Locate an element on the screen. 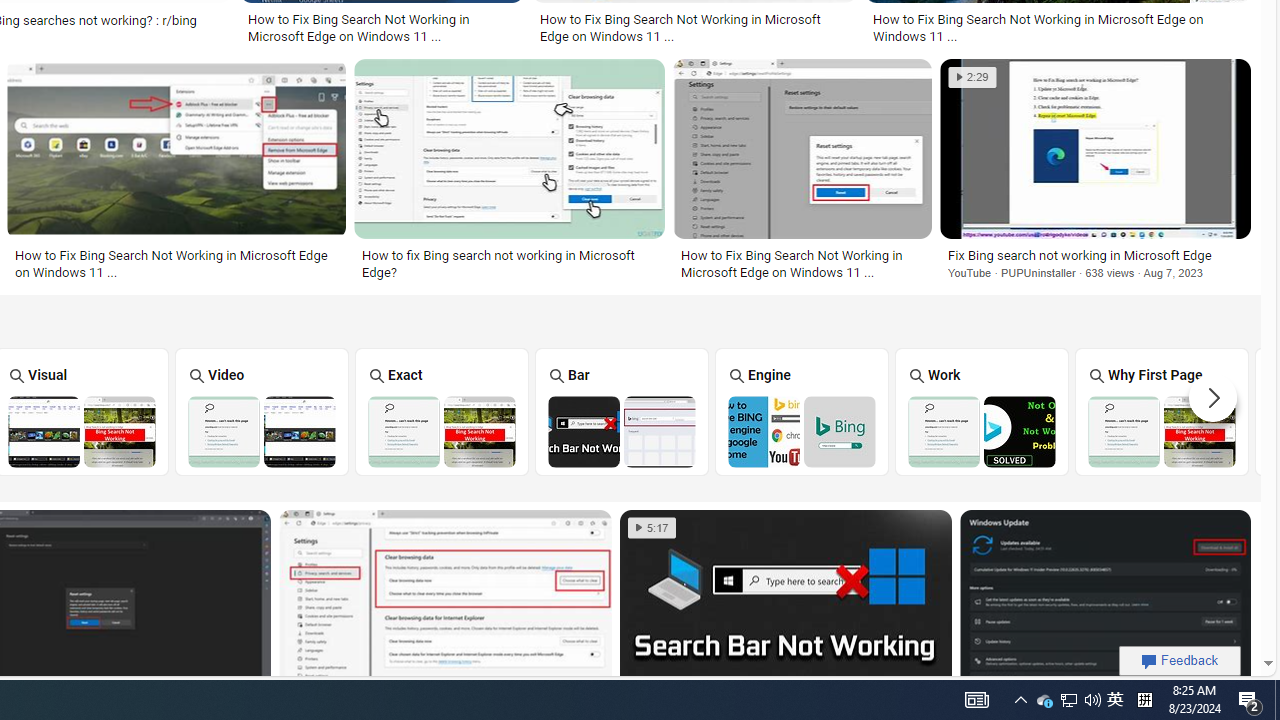  'Work' is located at coordinates (981, 410).